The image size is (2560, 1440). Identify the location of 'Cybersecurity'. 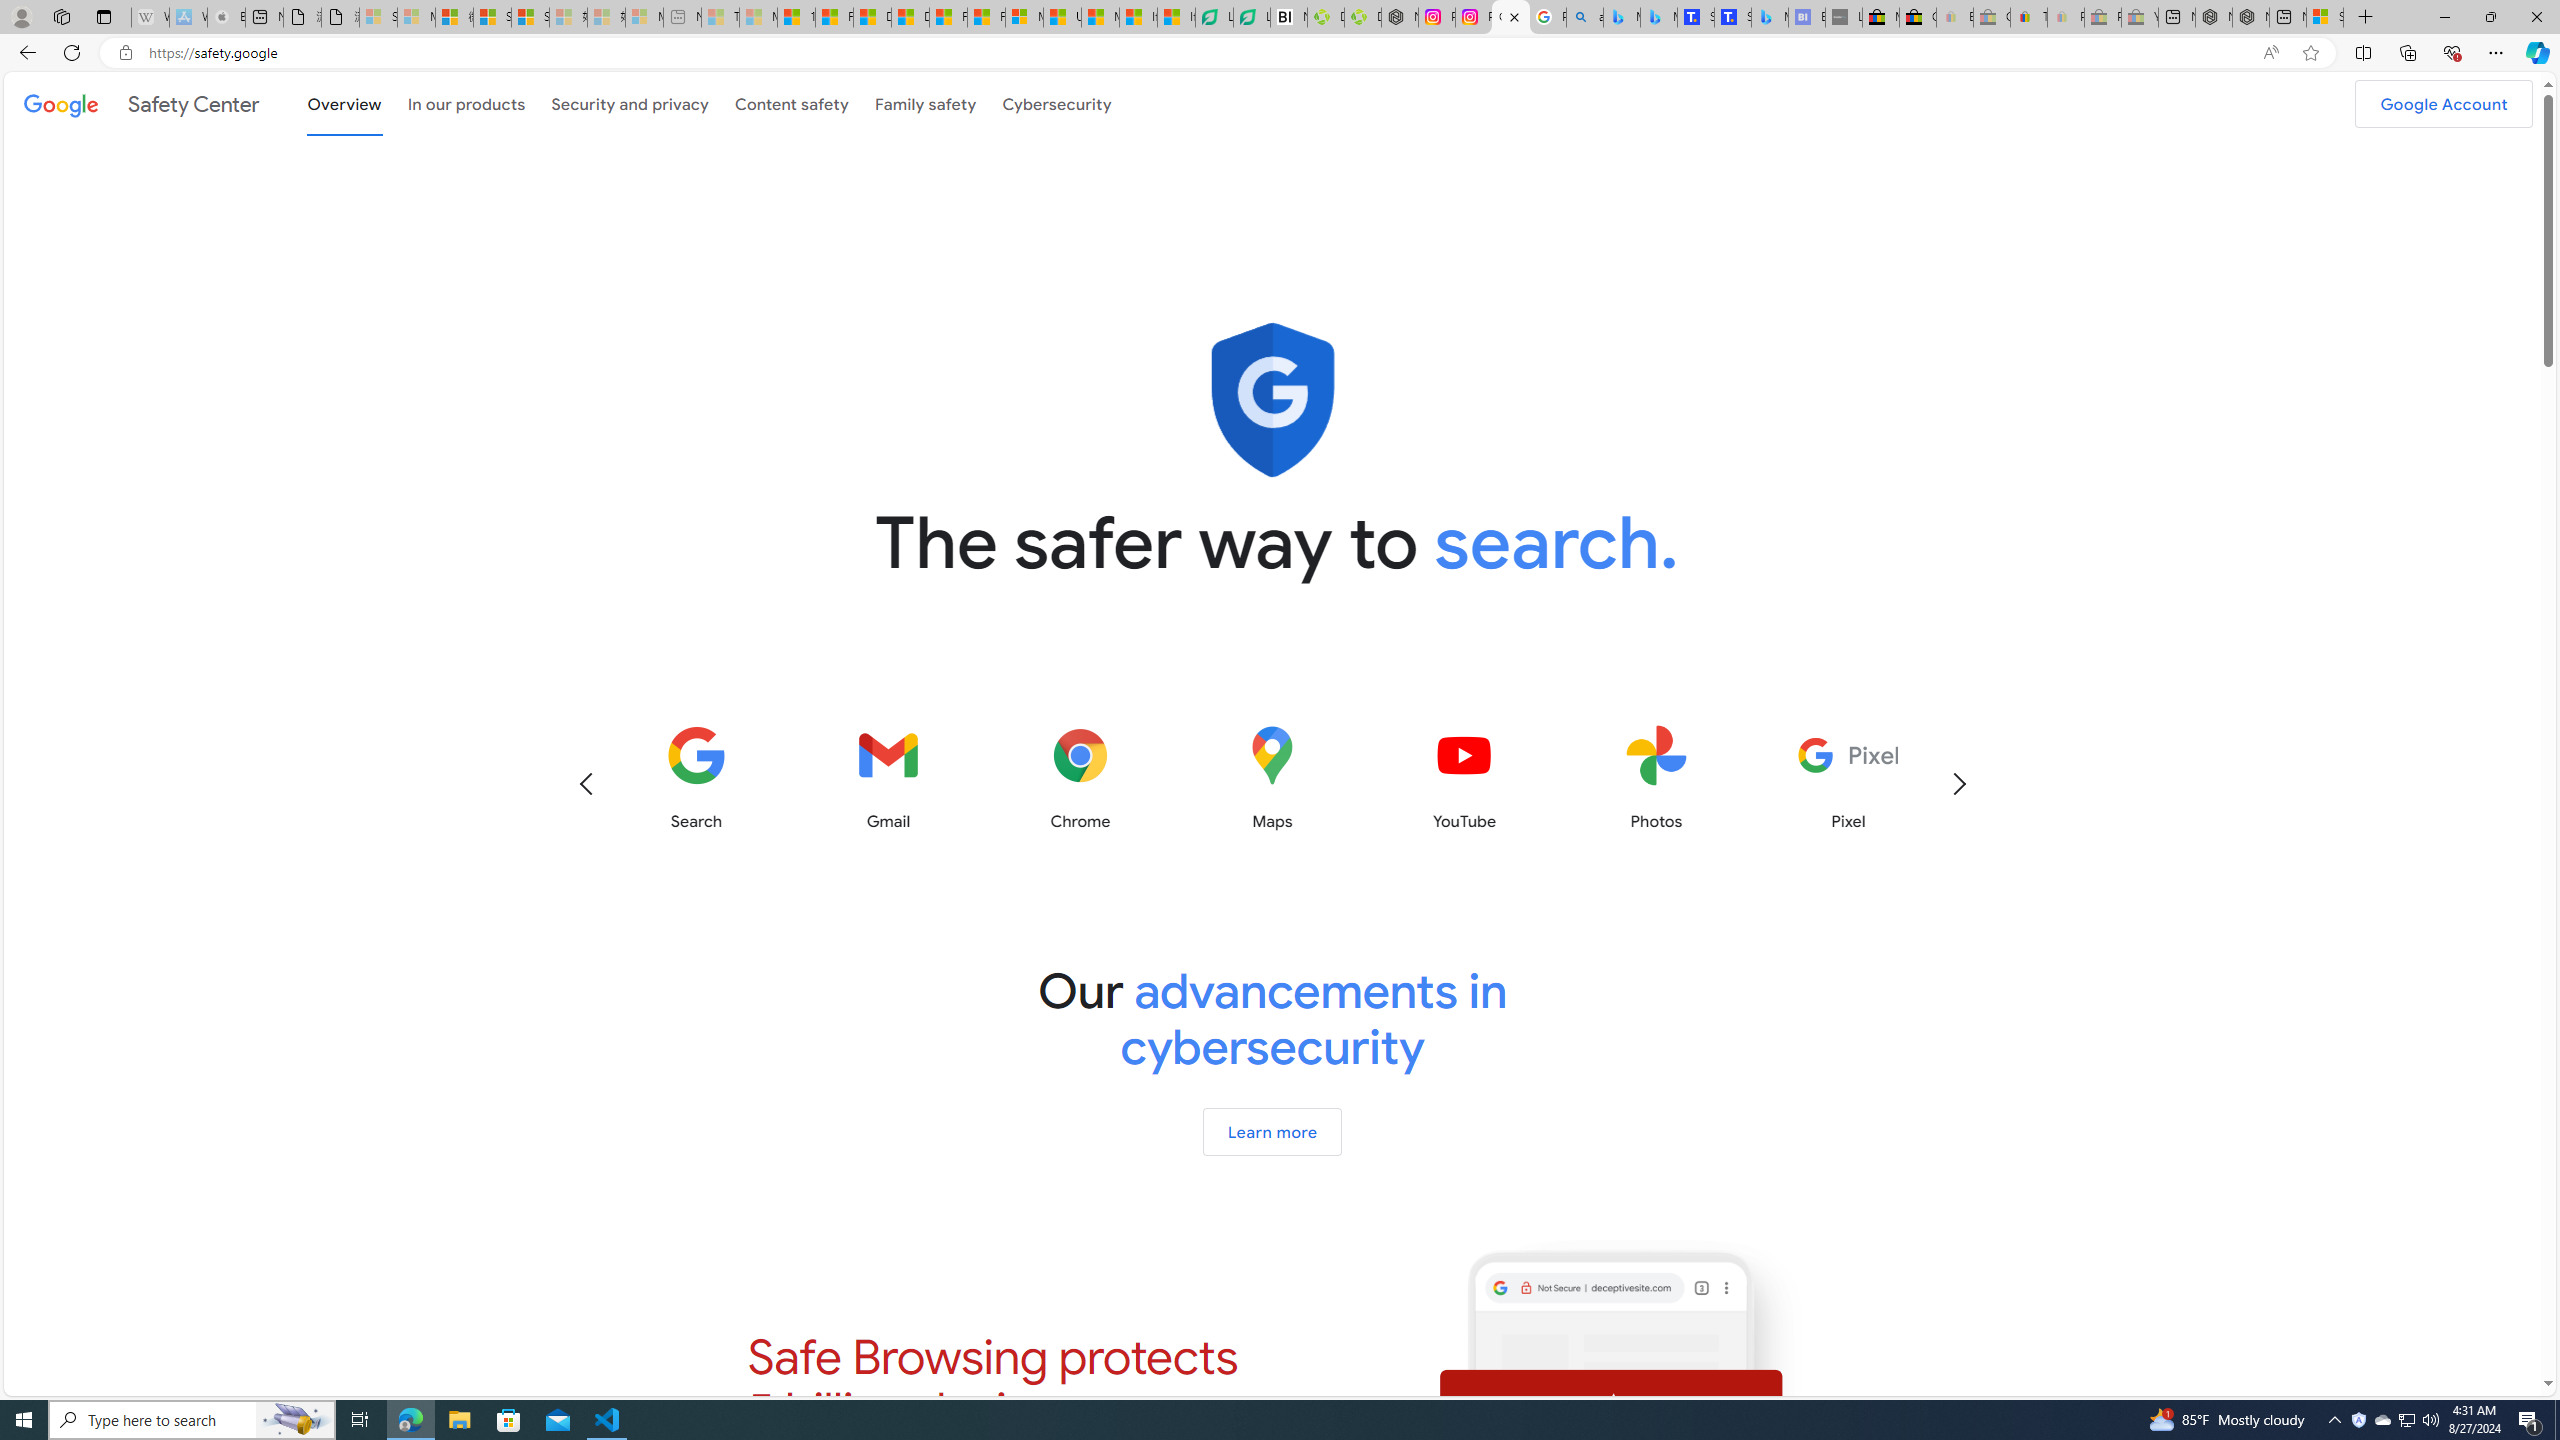
(1055, 102).